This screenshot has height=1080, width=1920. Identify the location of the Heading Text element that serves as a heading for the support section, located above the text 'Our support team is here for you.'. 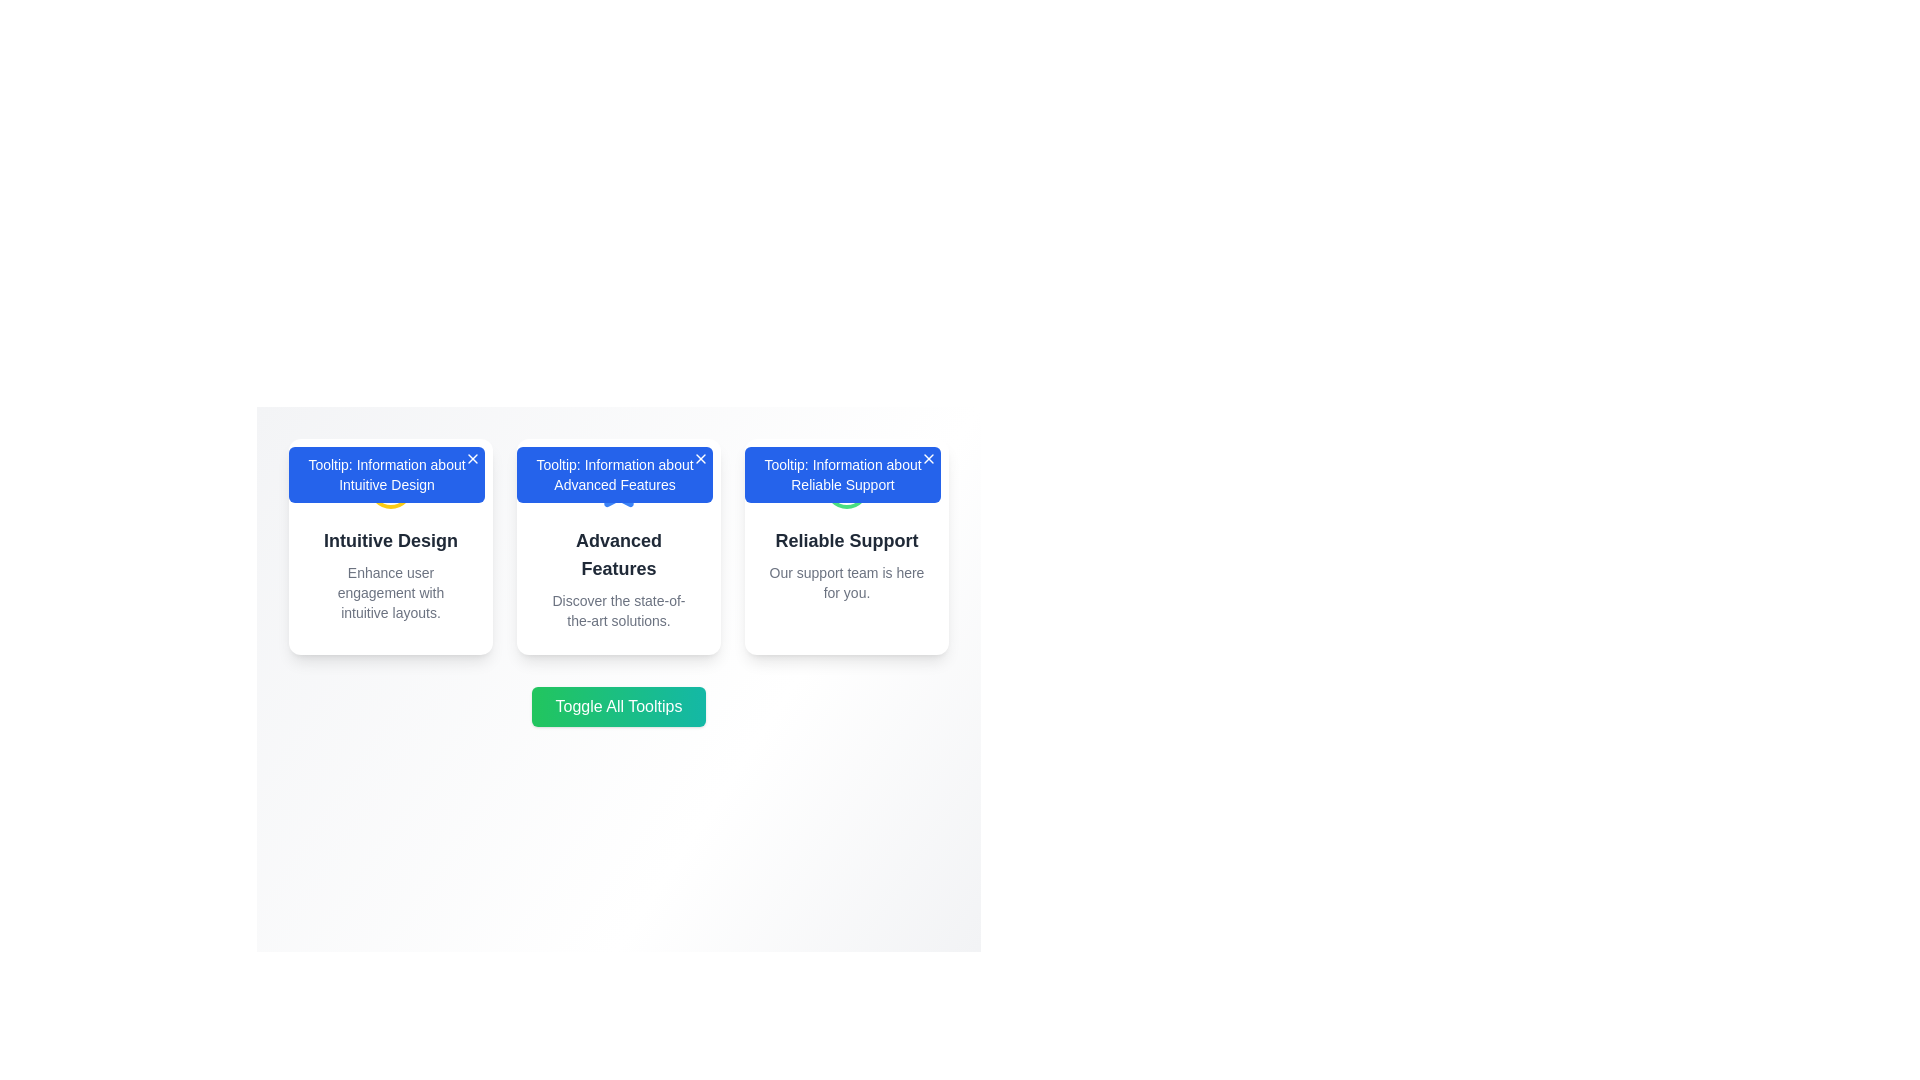
(846, 540).